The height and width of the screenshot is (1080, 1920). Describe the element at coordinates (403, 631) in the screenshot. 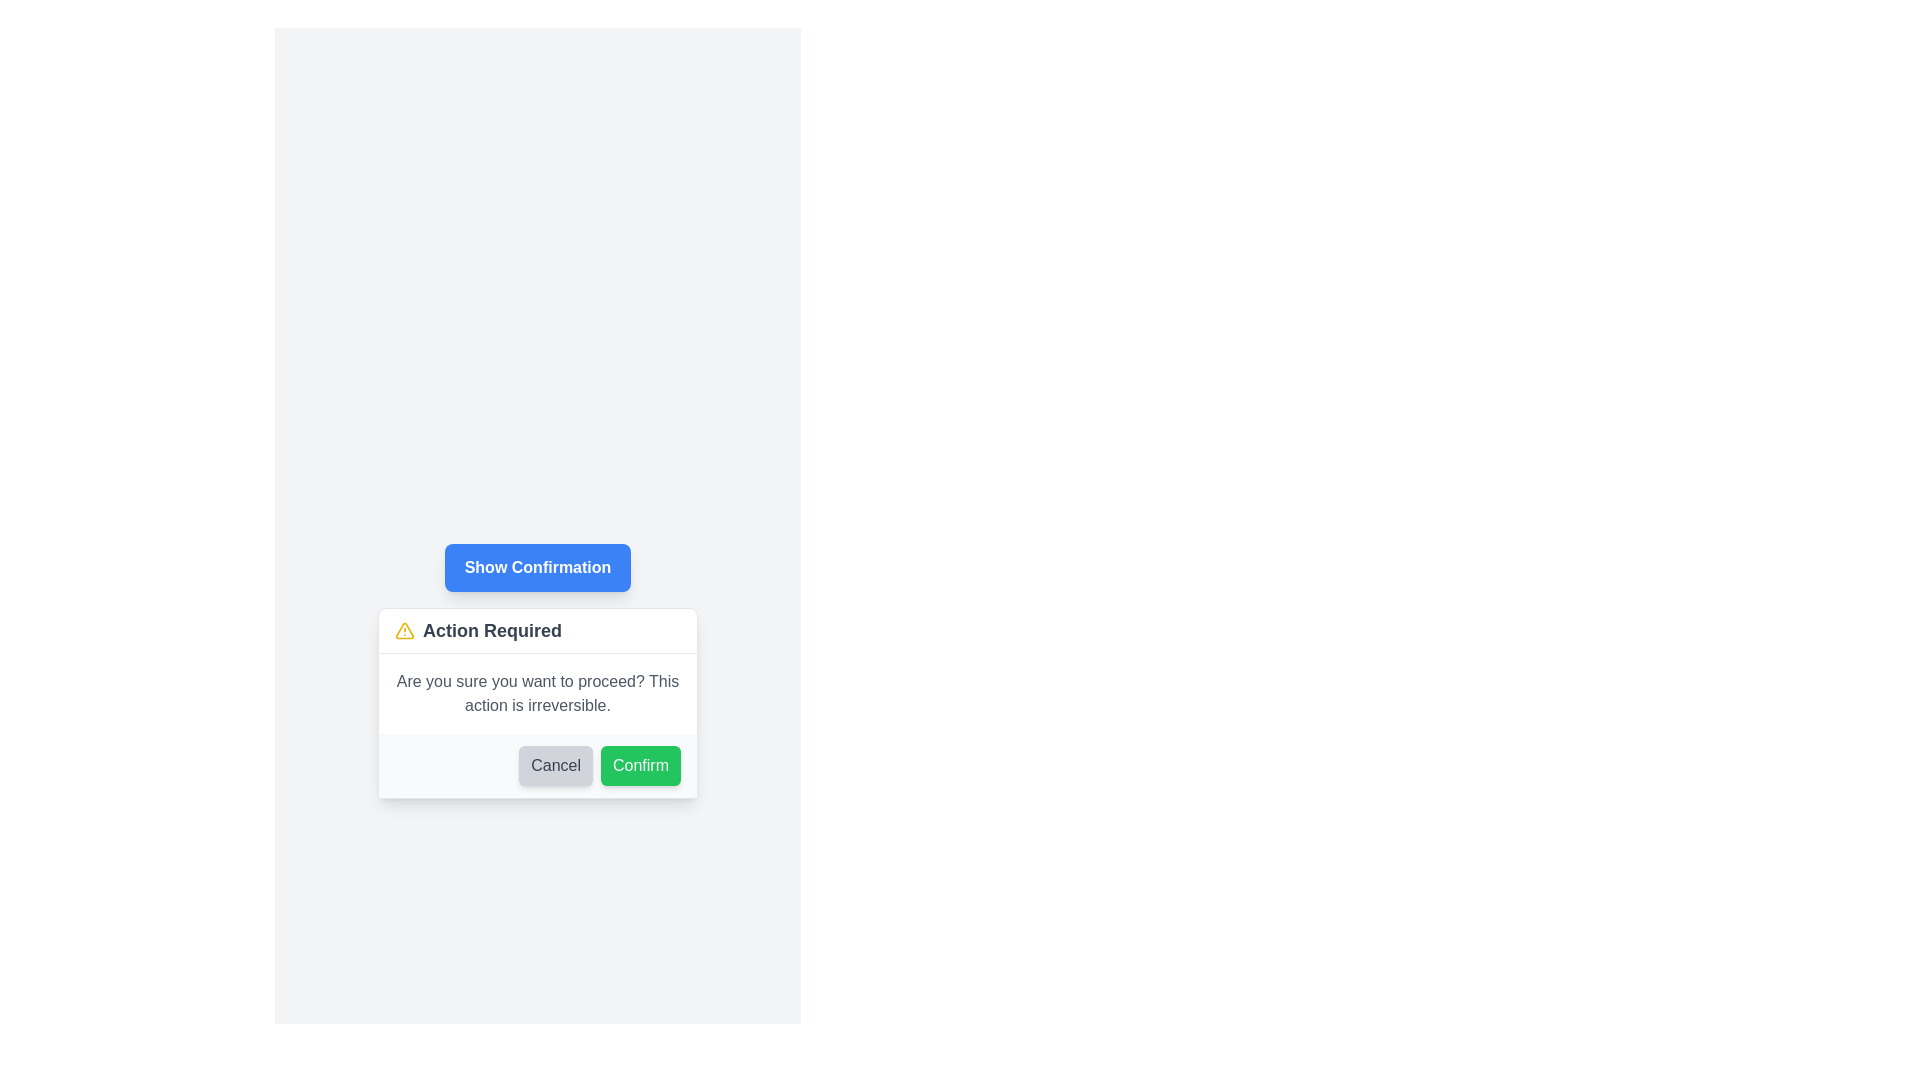

I see `the triangular warning icon with a yellow outline, which is located to the left of the text 'Action Required' in the modal dialog` at that location.